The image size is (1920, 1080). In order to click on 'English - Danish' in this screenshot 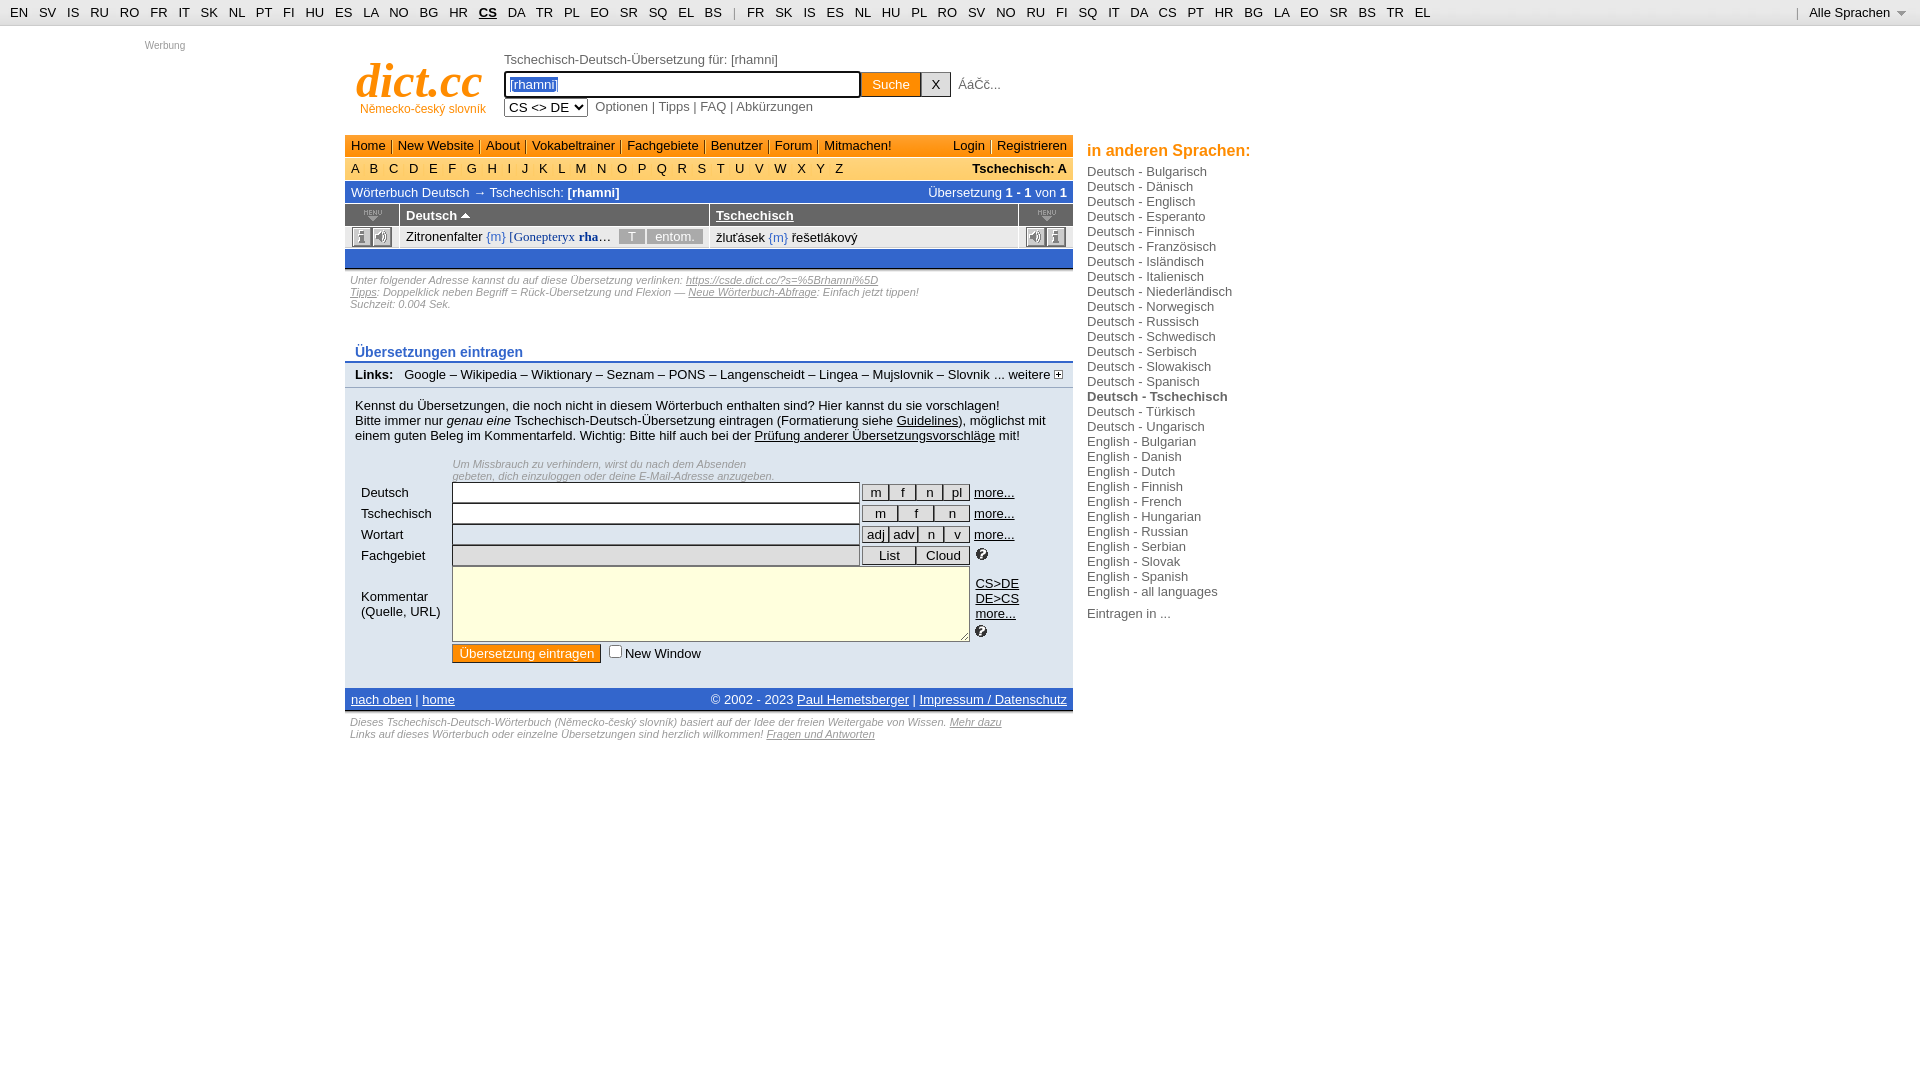, I will do `click(1134, 456)`.